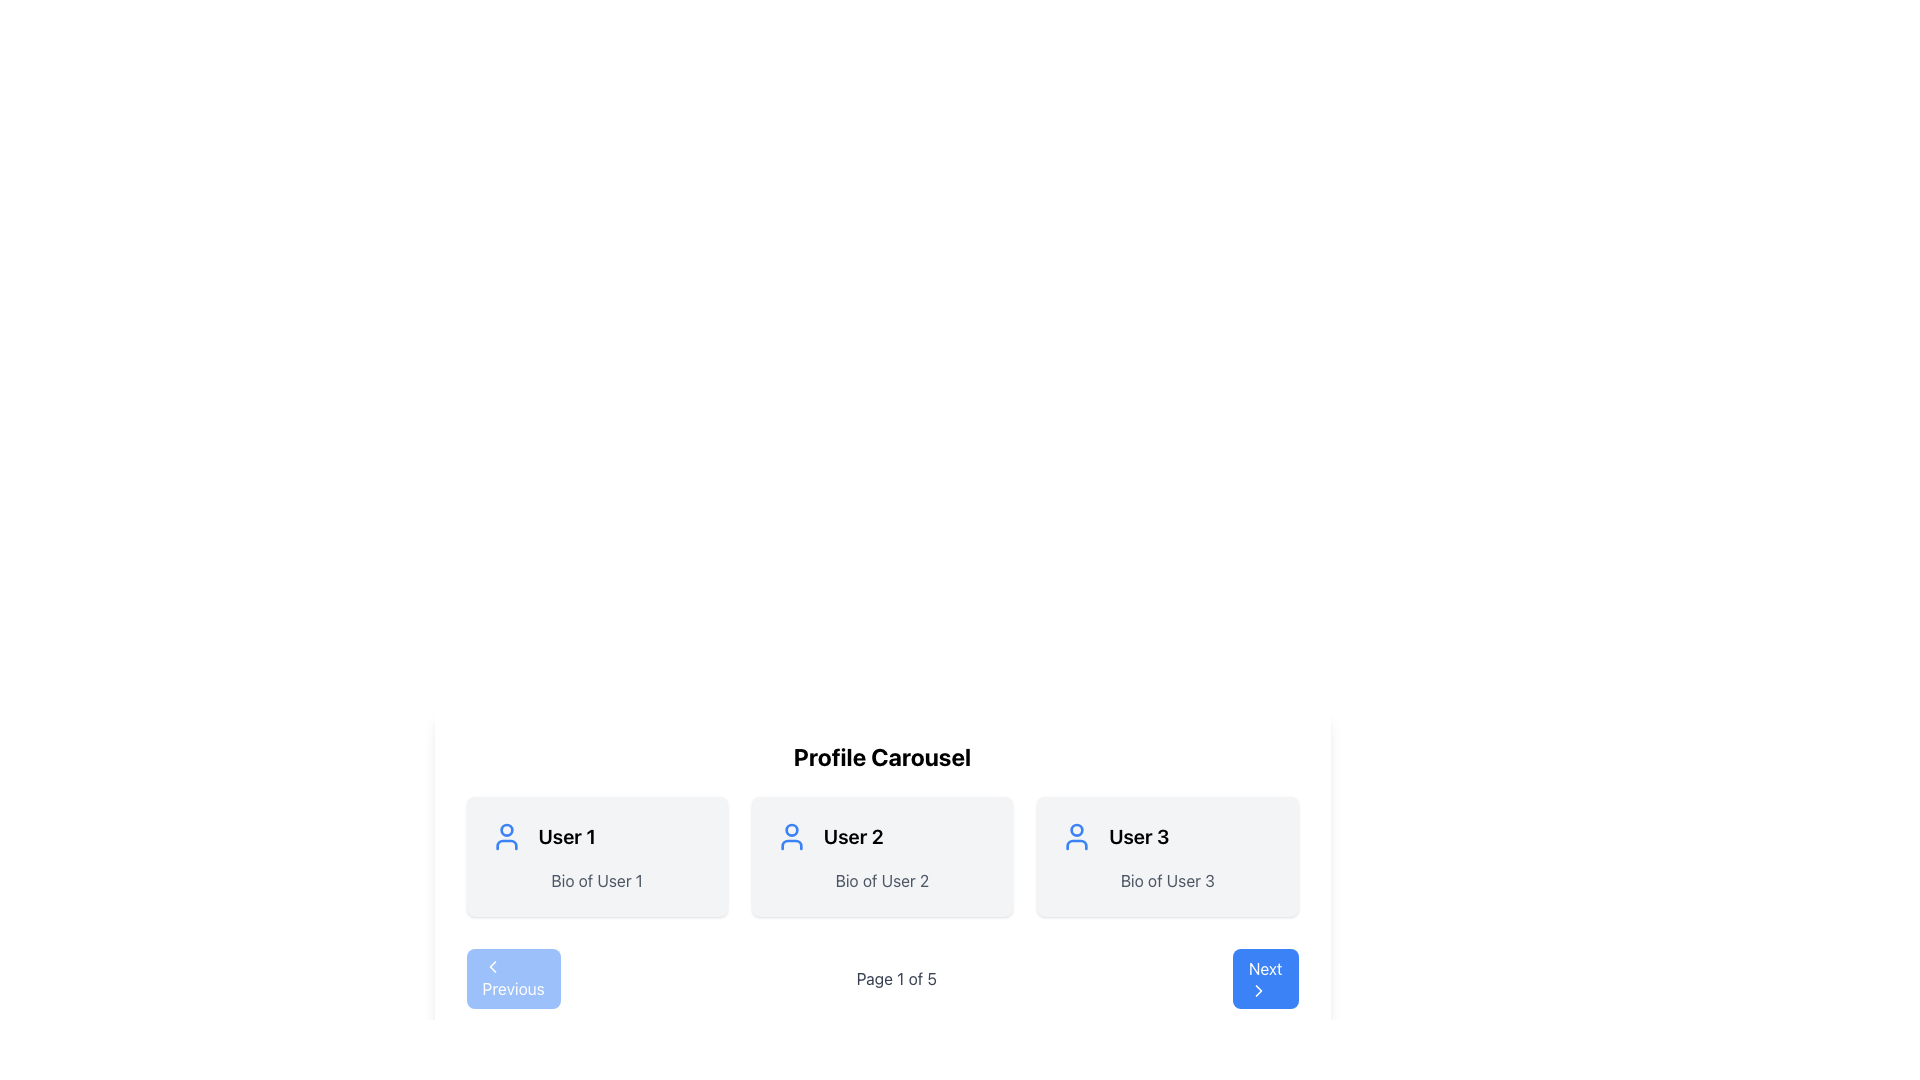  What do you see at coordinates (1076, 830) in the screenshot?
I see `the decorative SVG graphic component of User 3's profile icon, which is positioned at the top of the user icon within the profile carousel` at bounding box center [1076, 830].